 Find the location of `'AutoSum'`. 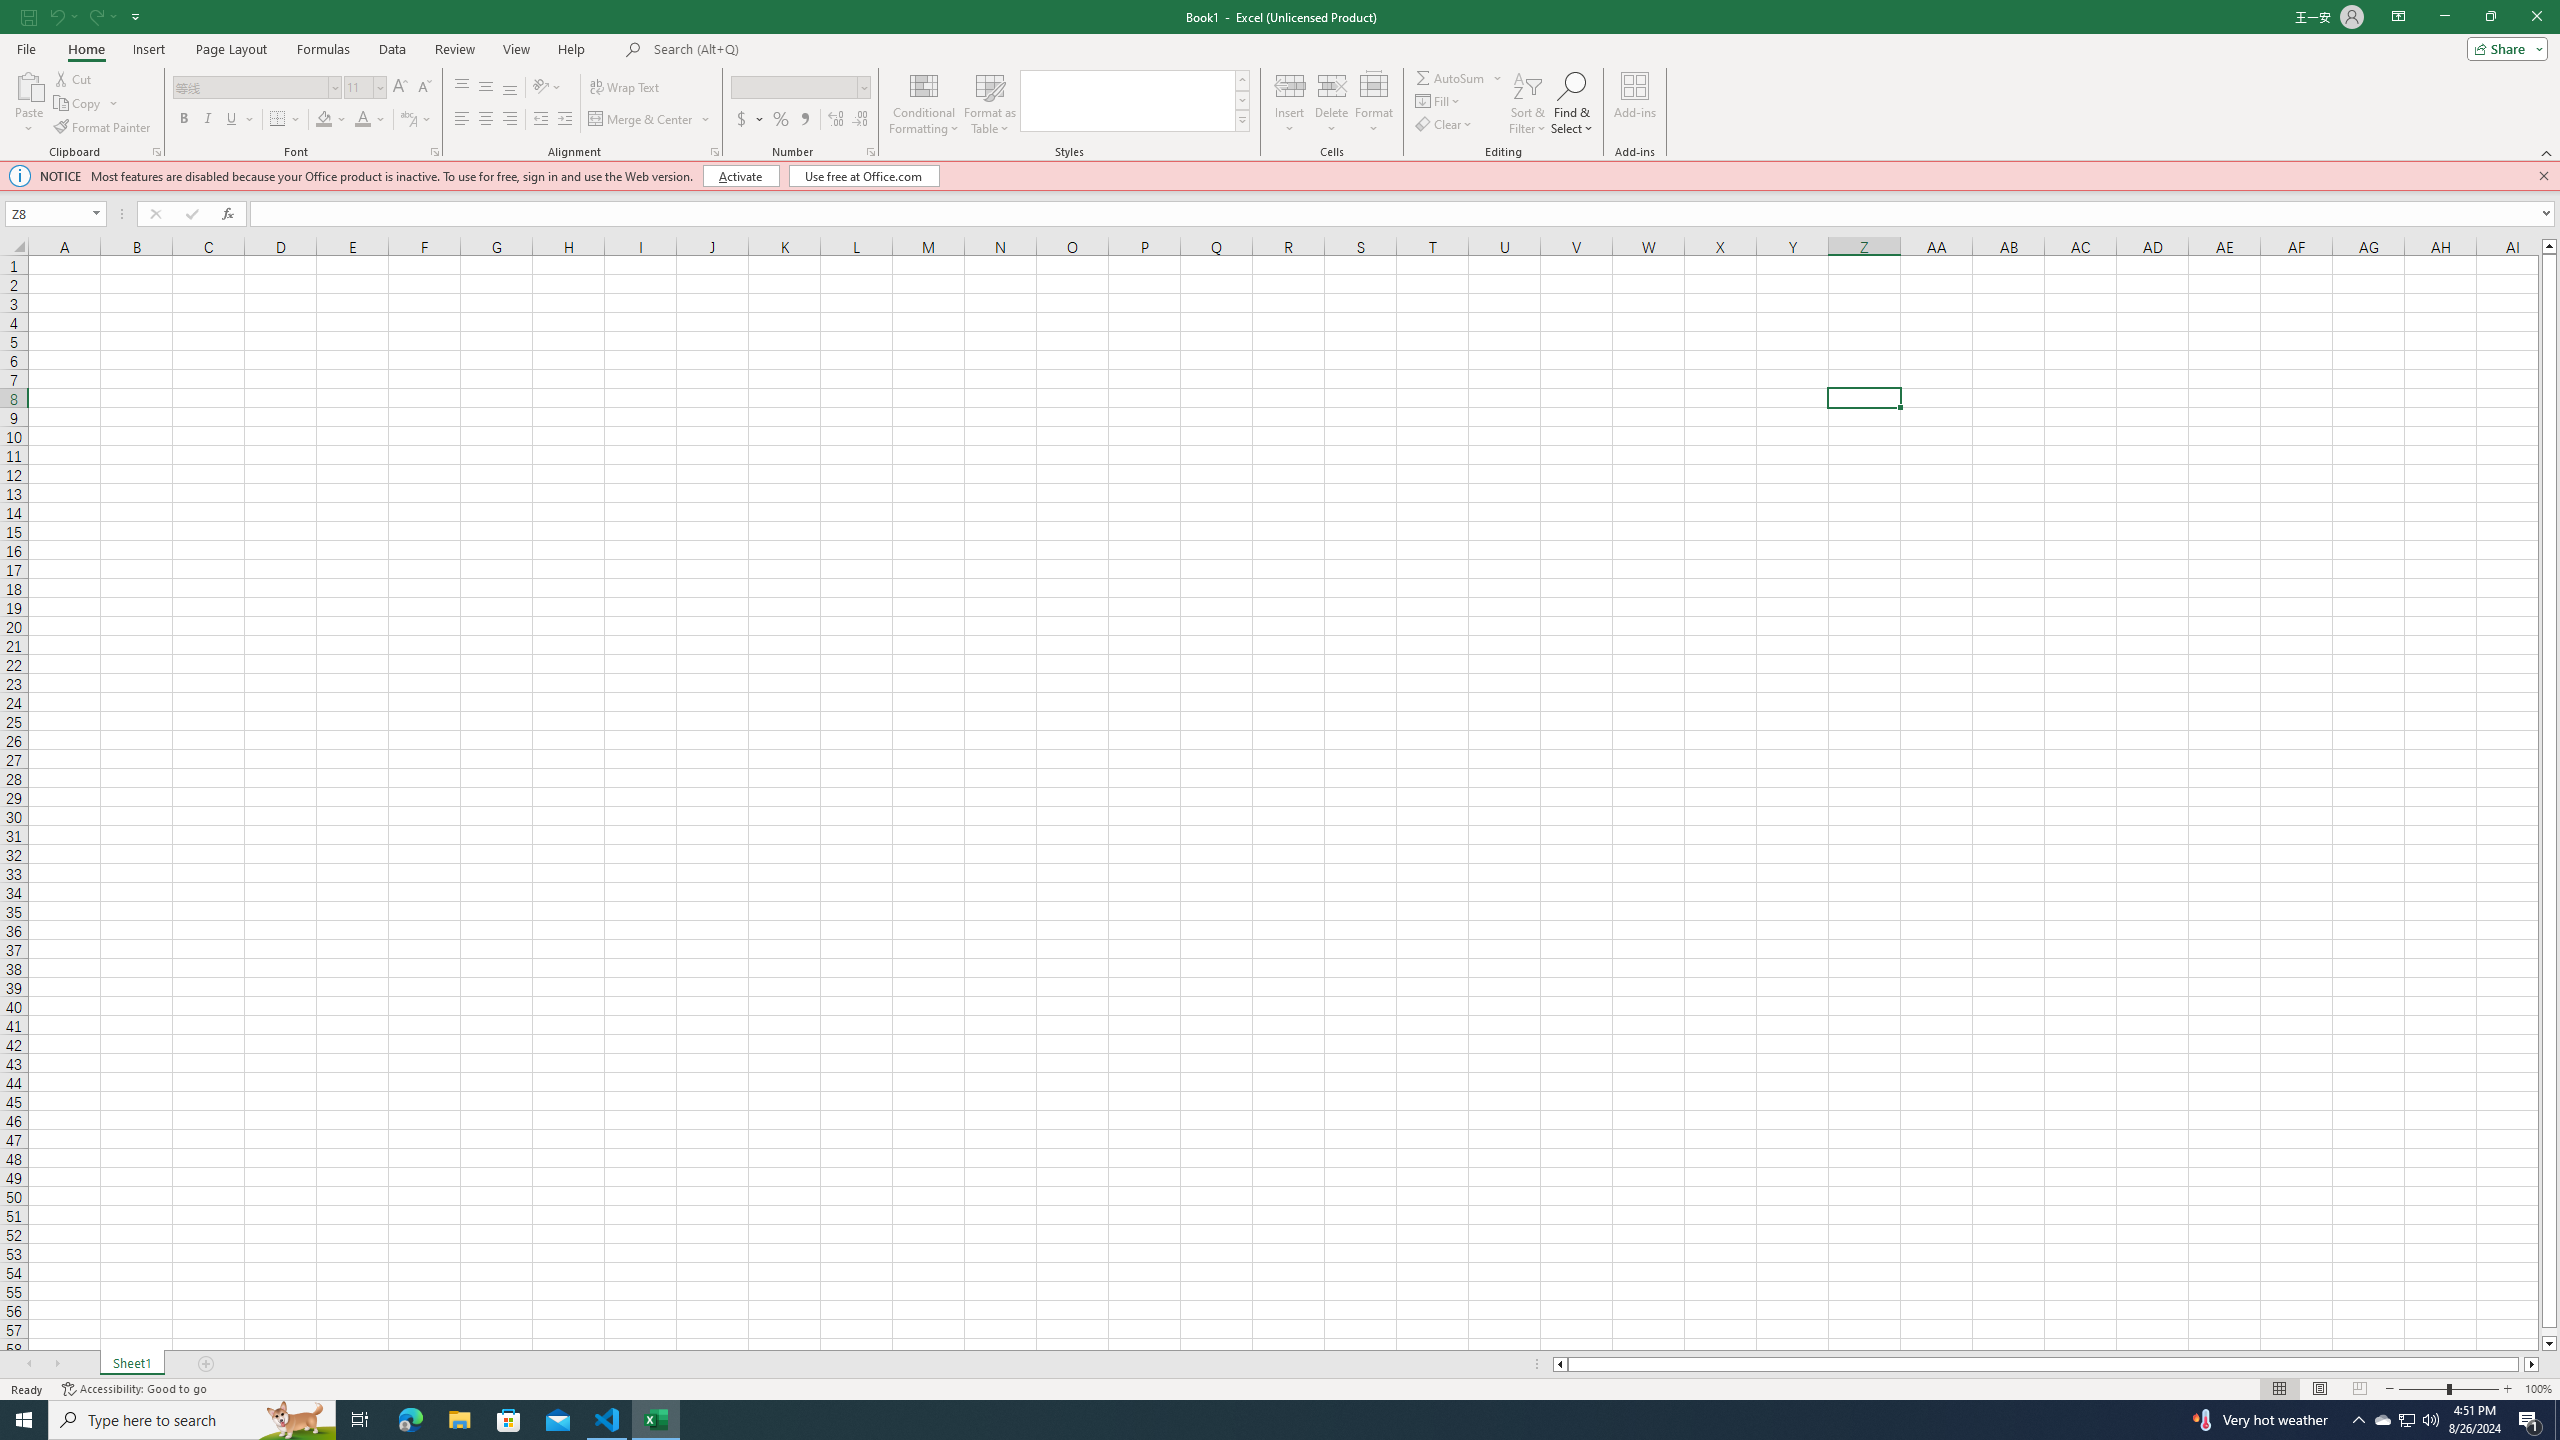

'AutoSum' is located at coordinates (1459, 77).